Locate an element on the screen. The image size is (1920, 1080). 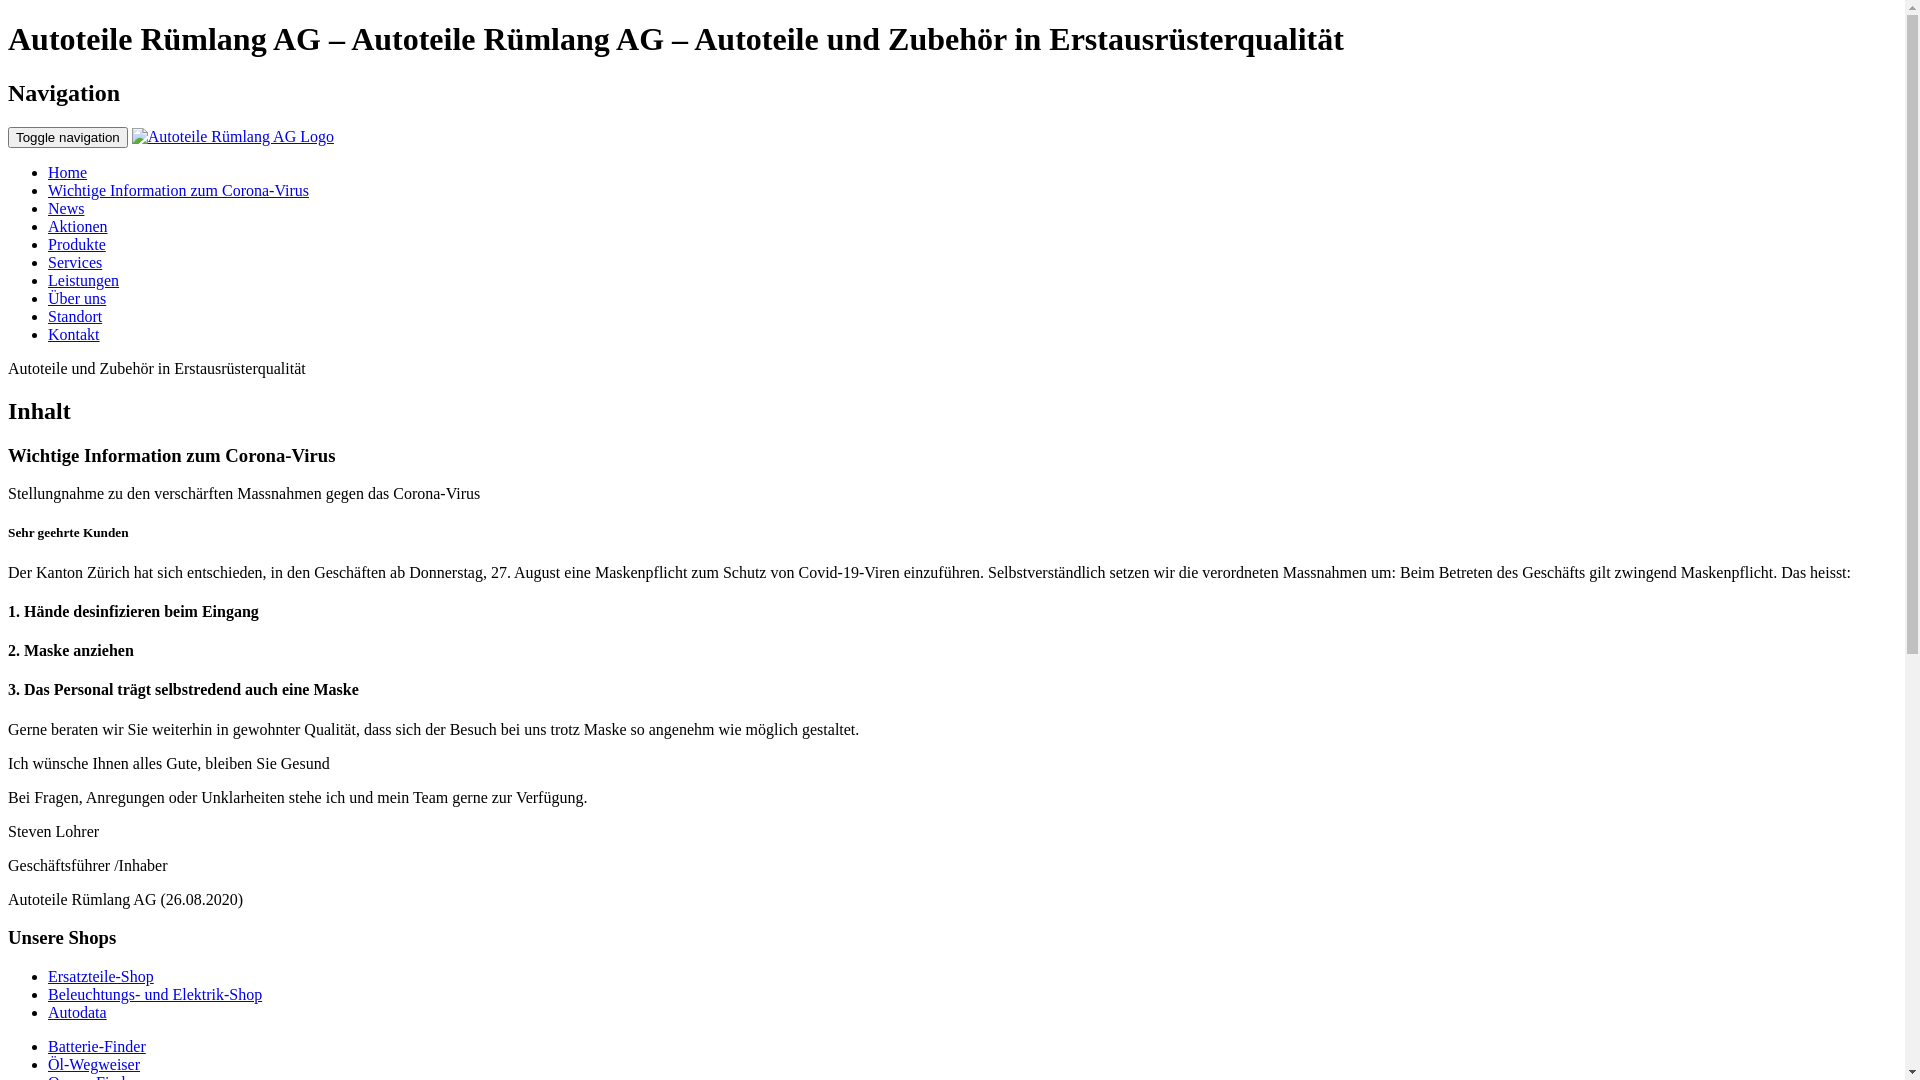
'News' is located at coordinates (66, 208).